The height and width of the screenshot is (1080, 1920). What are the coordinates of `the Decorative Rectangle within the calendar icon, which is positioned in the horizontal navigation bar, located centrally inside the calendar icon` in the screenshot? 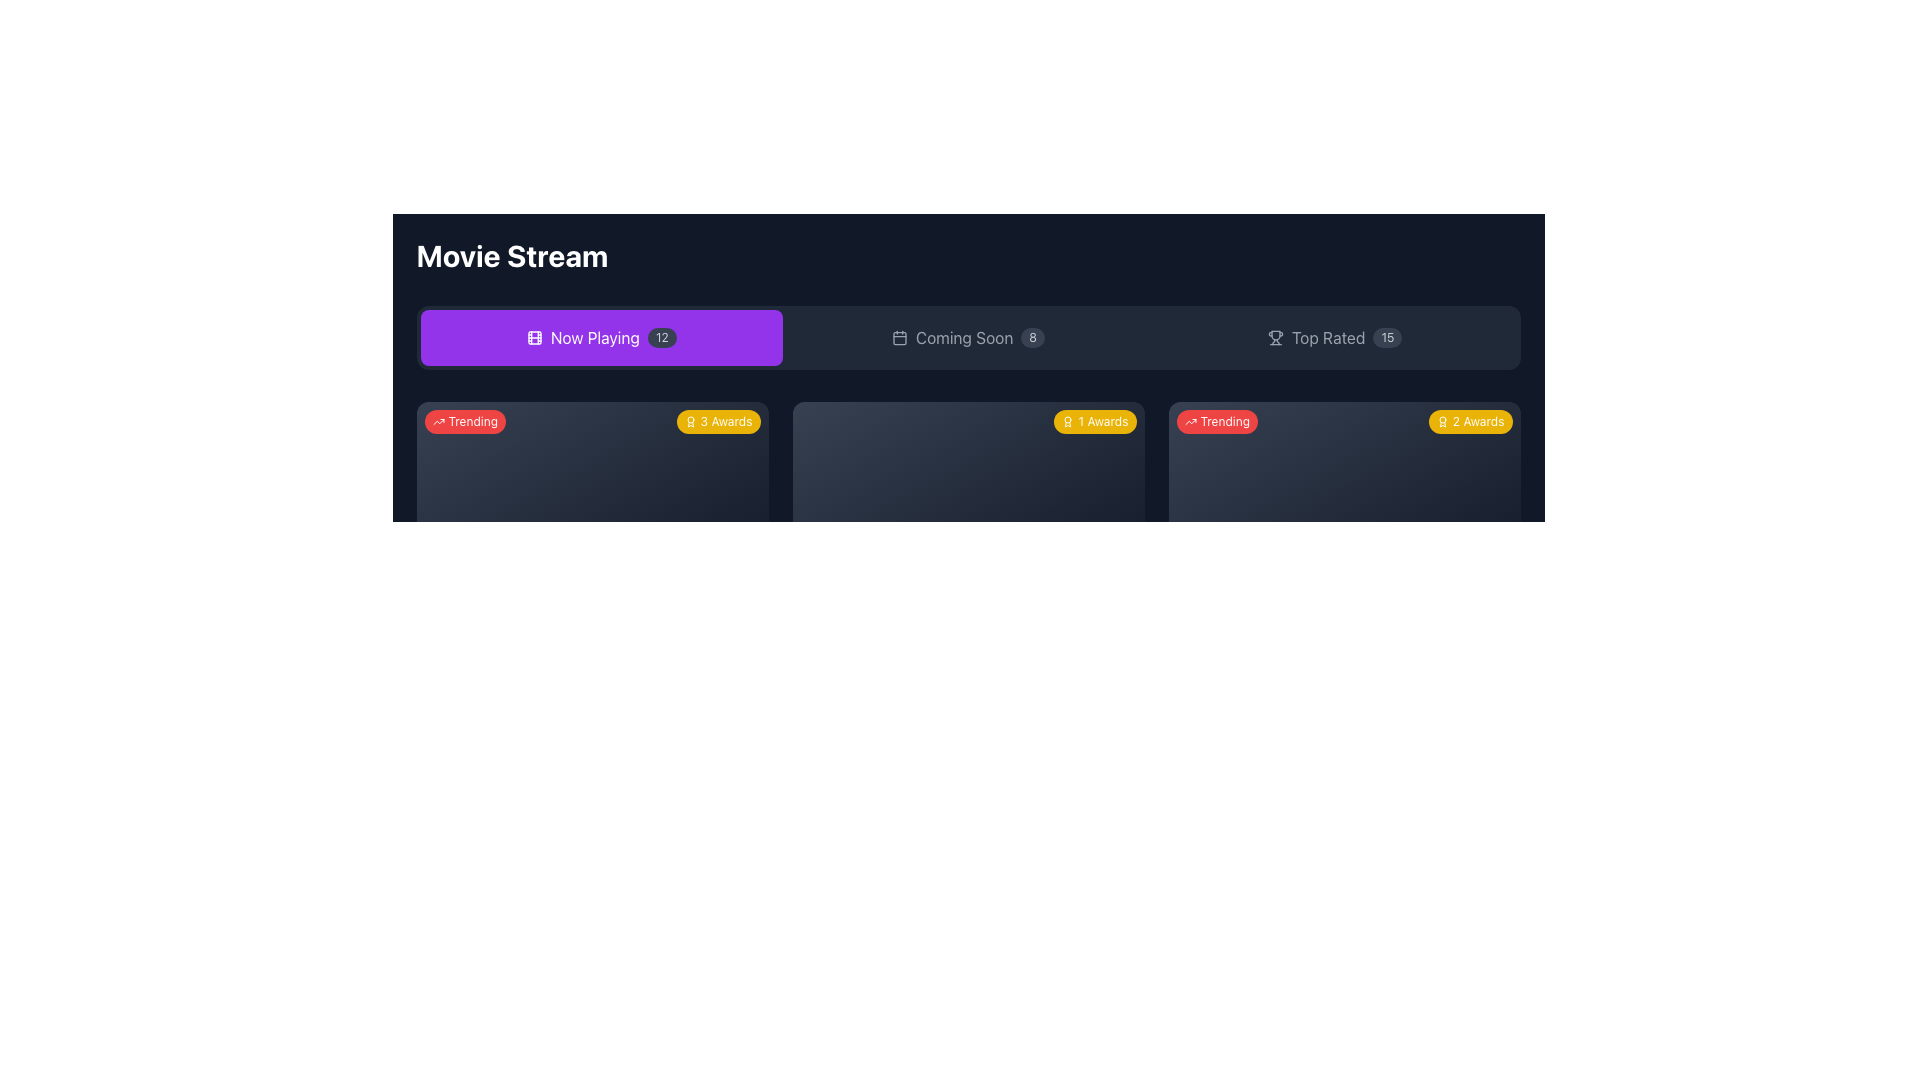 It's located at (898, 337).